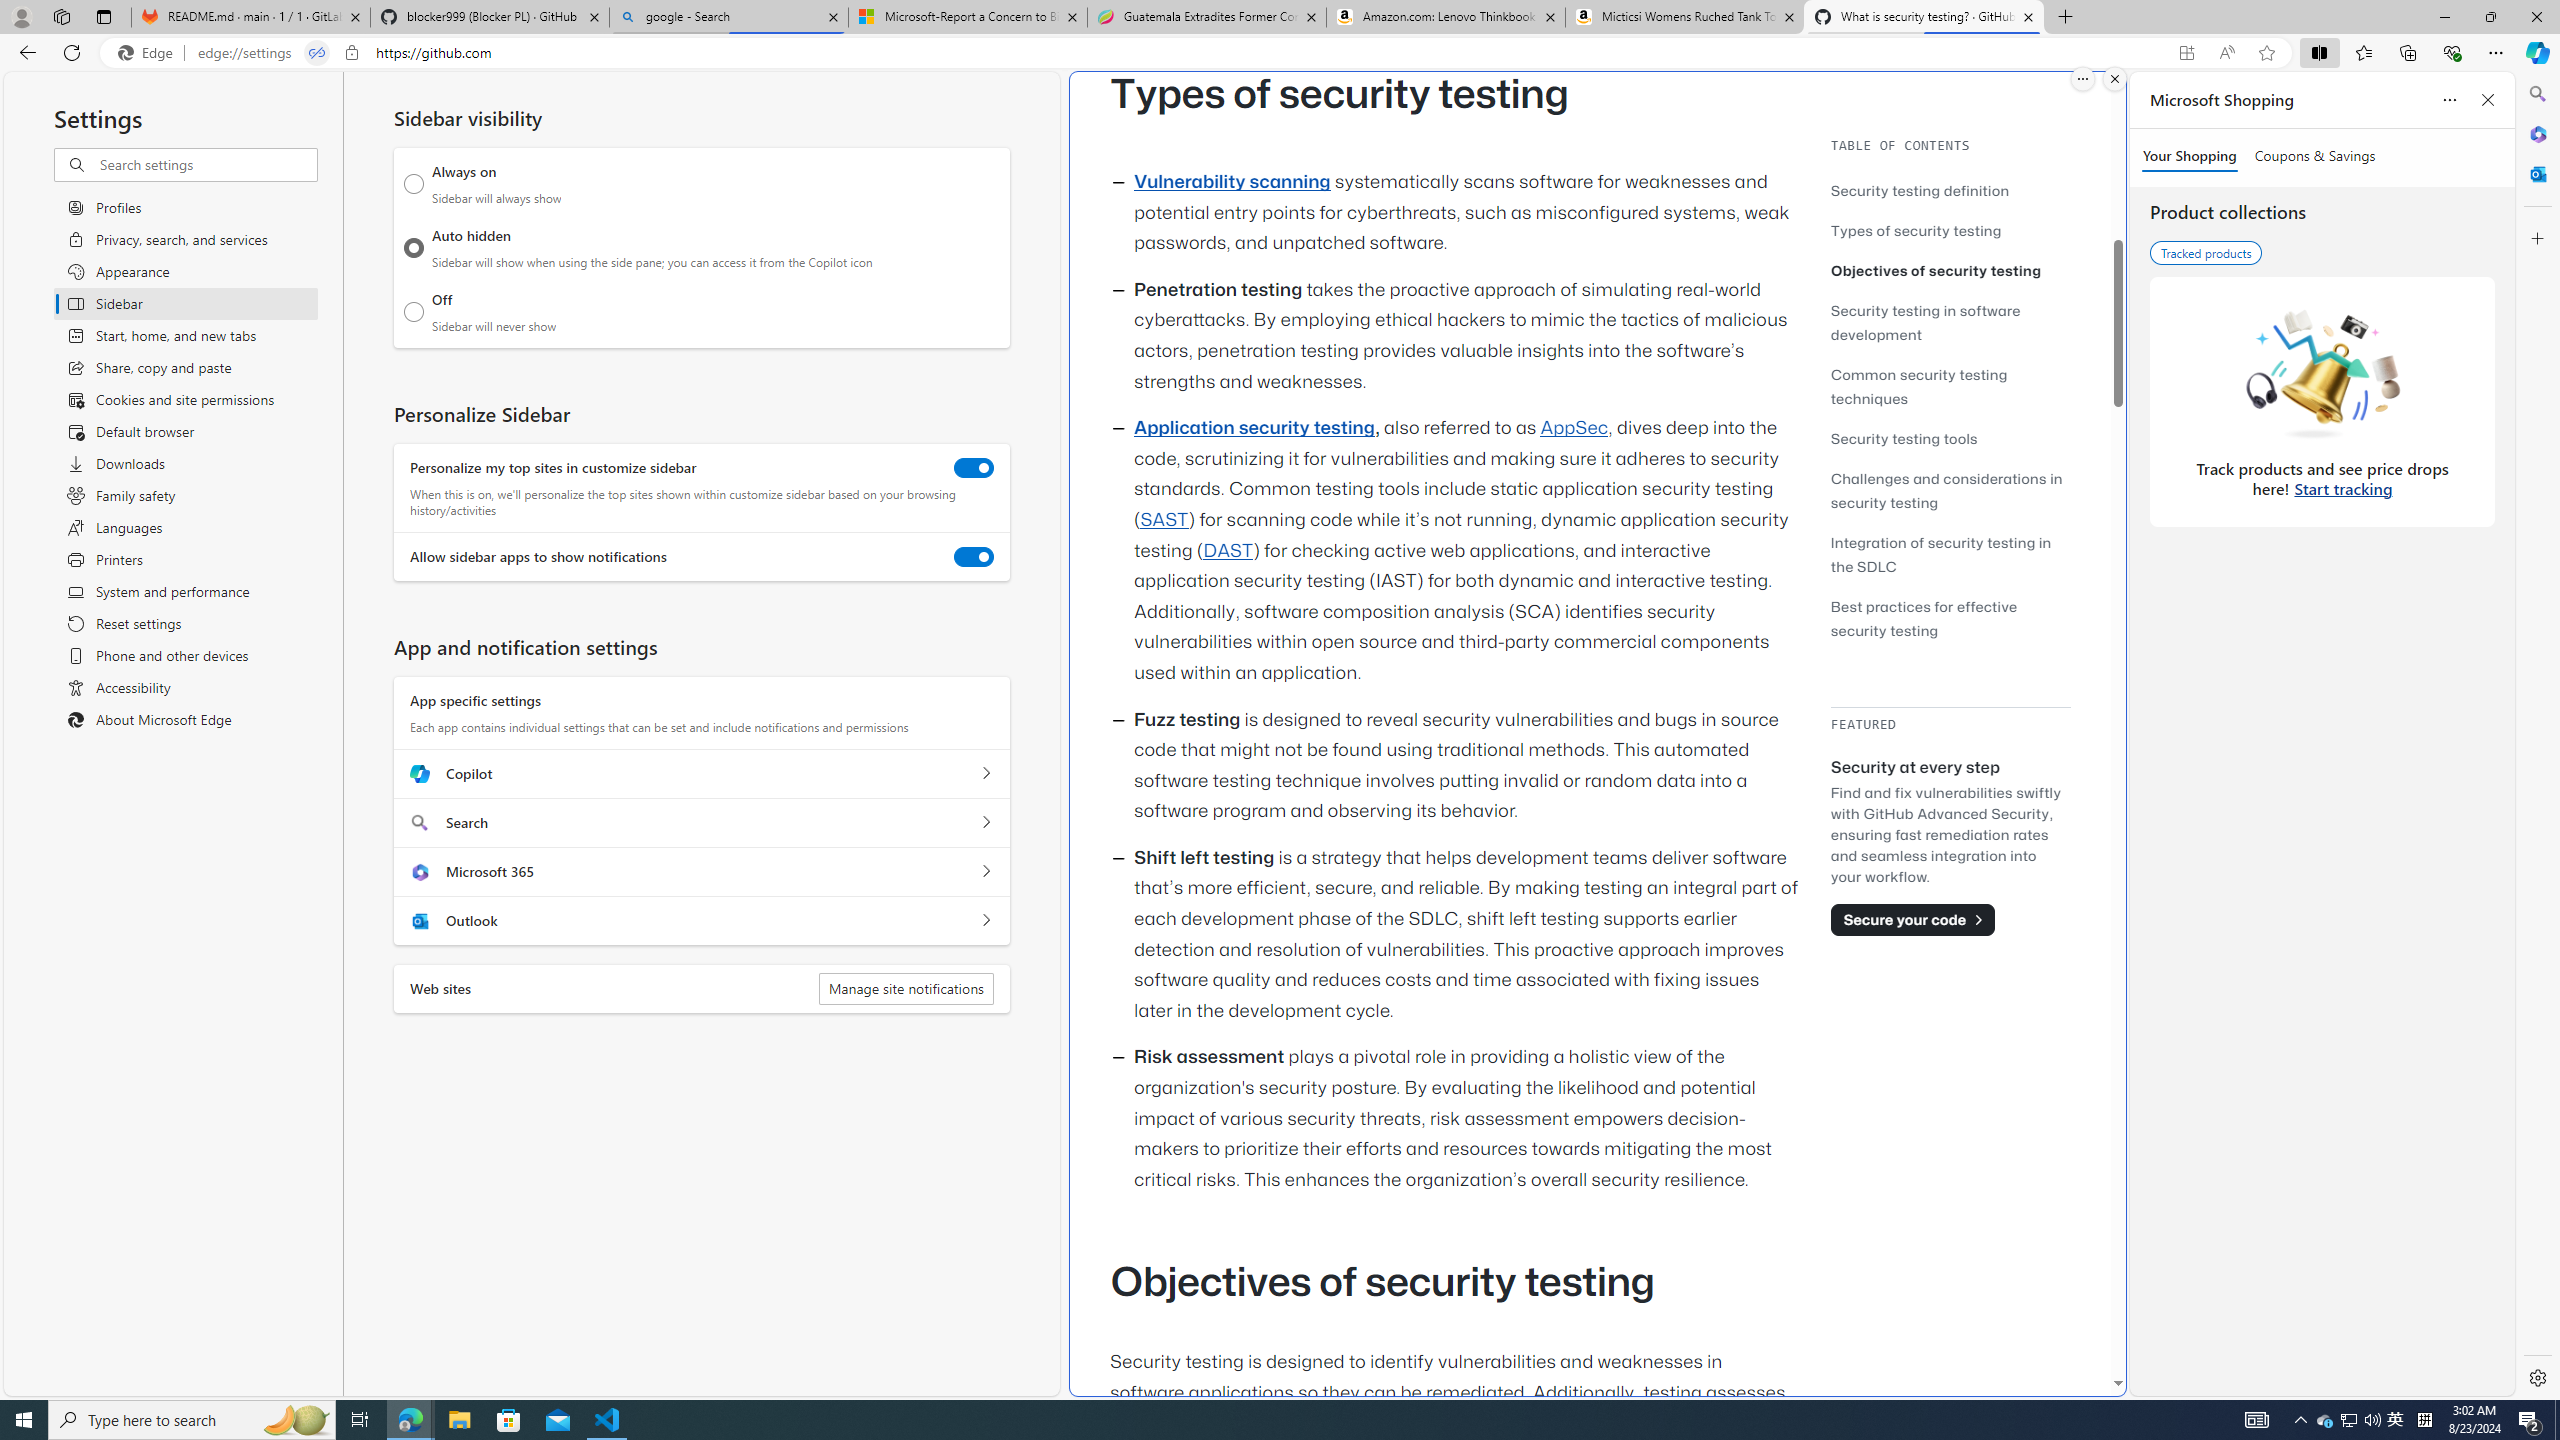 Image resolution: width=2560 pixels, height=1440 pixels. What do you see at coordinates (2082, 78) in the screenshot?
I see `'More options.'` at bounding box center [2082, 78].